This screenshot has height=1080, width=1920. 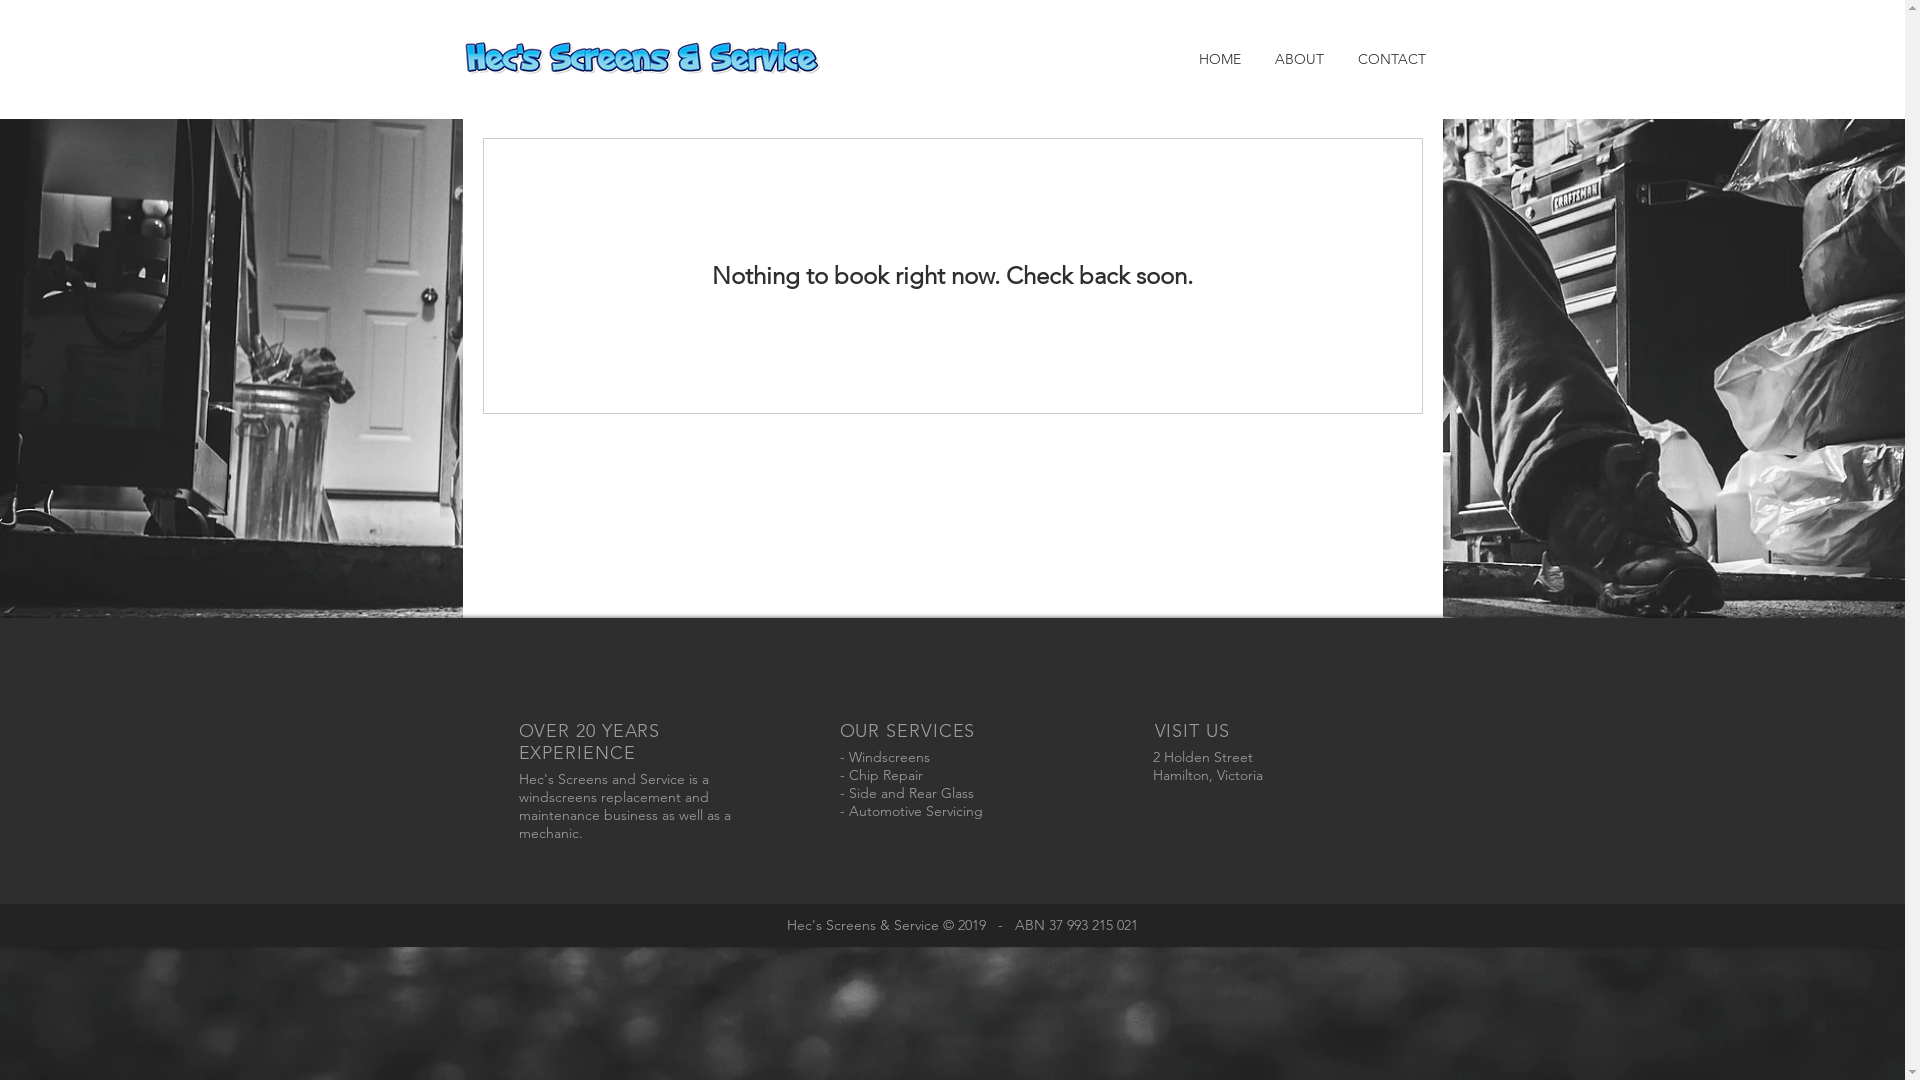 I want to click on 'ABOUT', so click(x=1256, y=57).